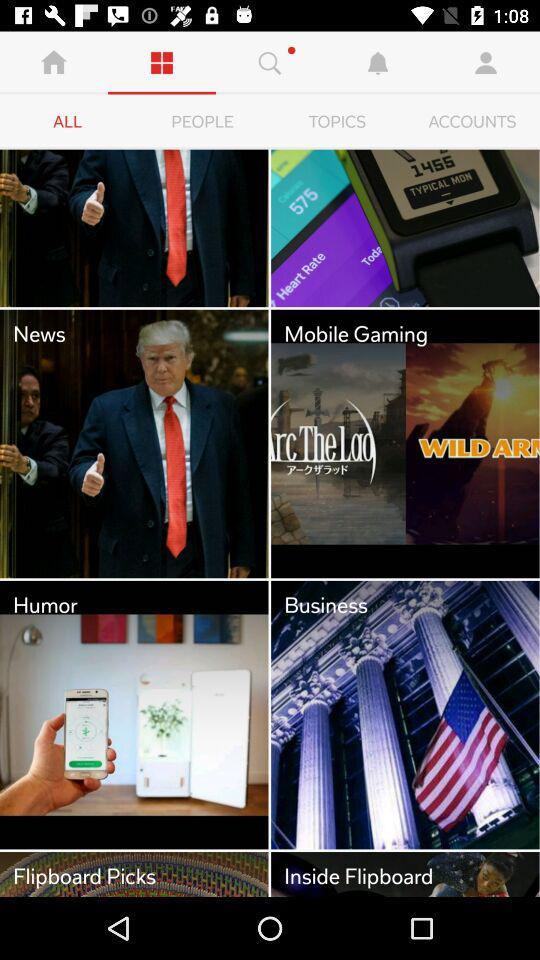 The height and width of the screenshot is (960, 540). What do you see at coordinates (337, 121) in the screenshot?
I see `icon next to accounts icon` at bounding box center [337, 121].